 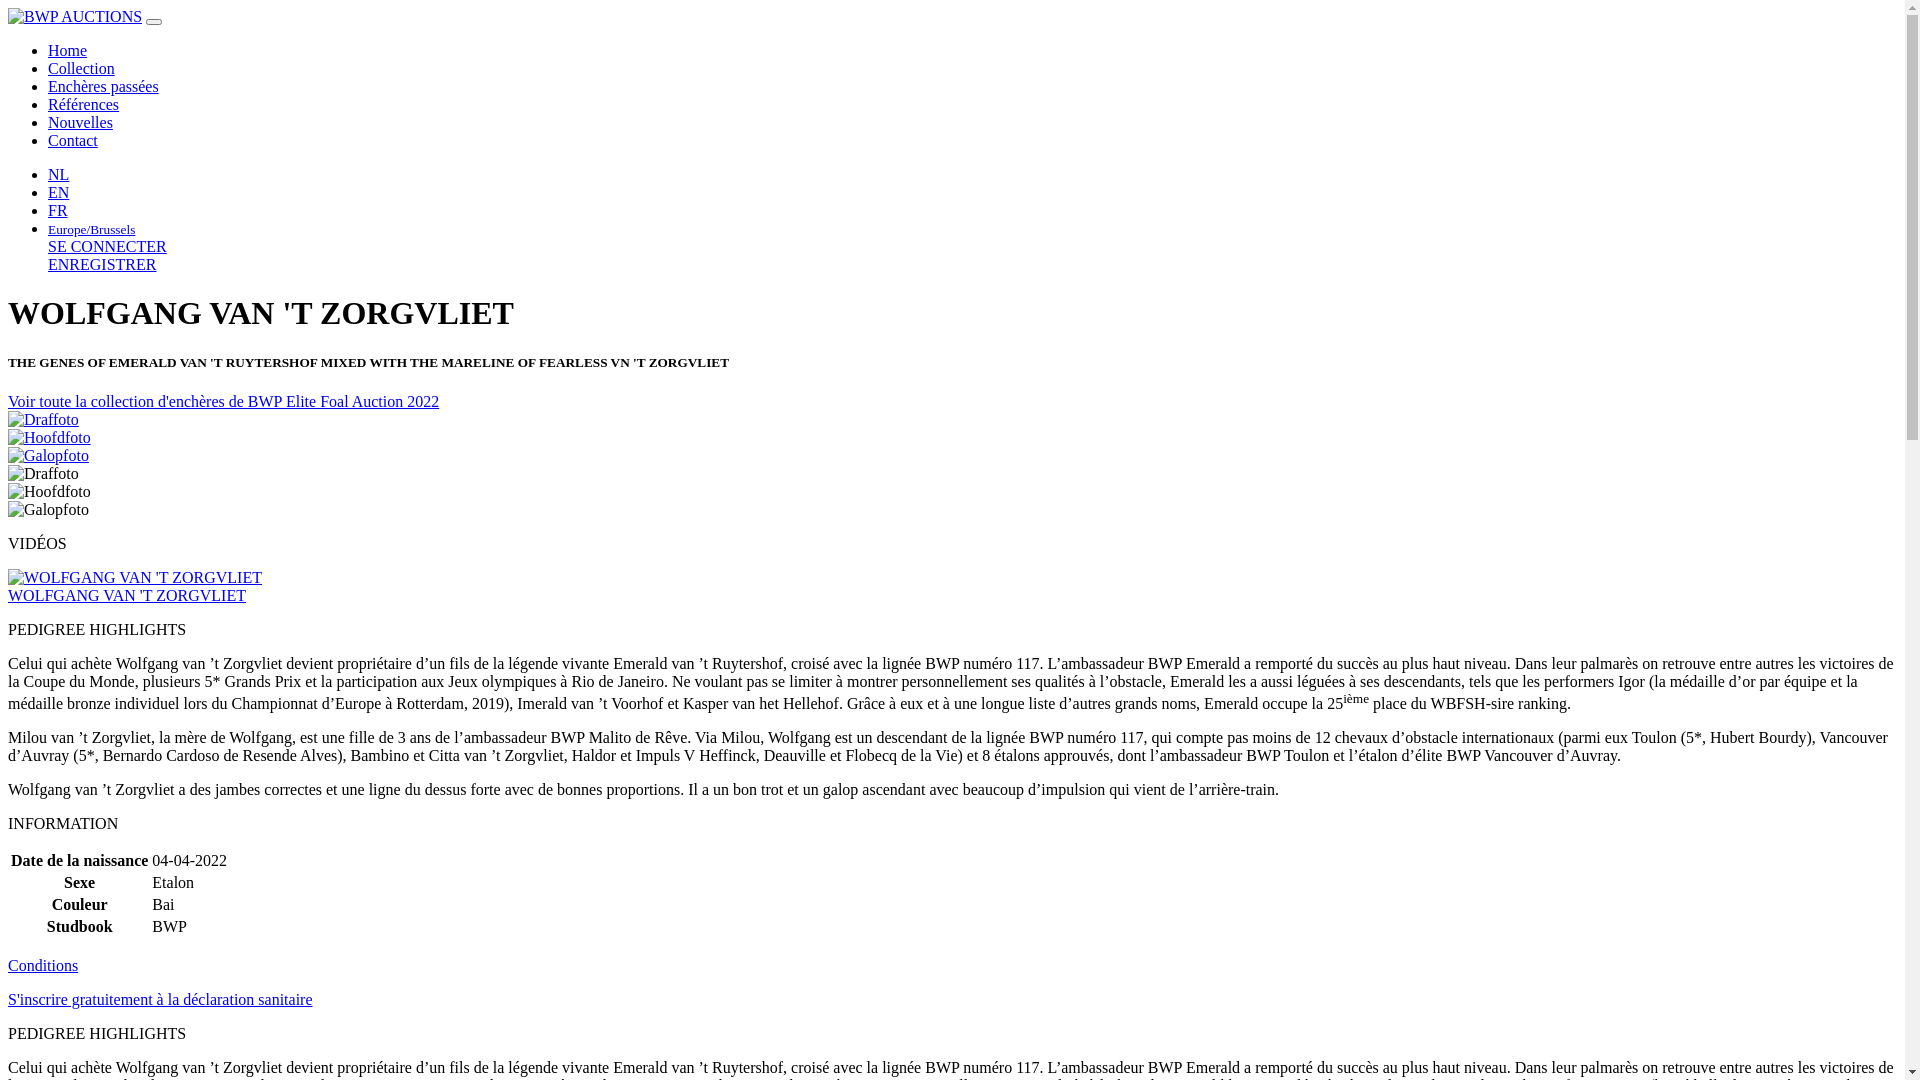 I want to click on 'Nouvelles', so click(x=80, y=122).